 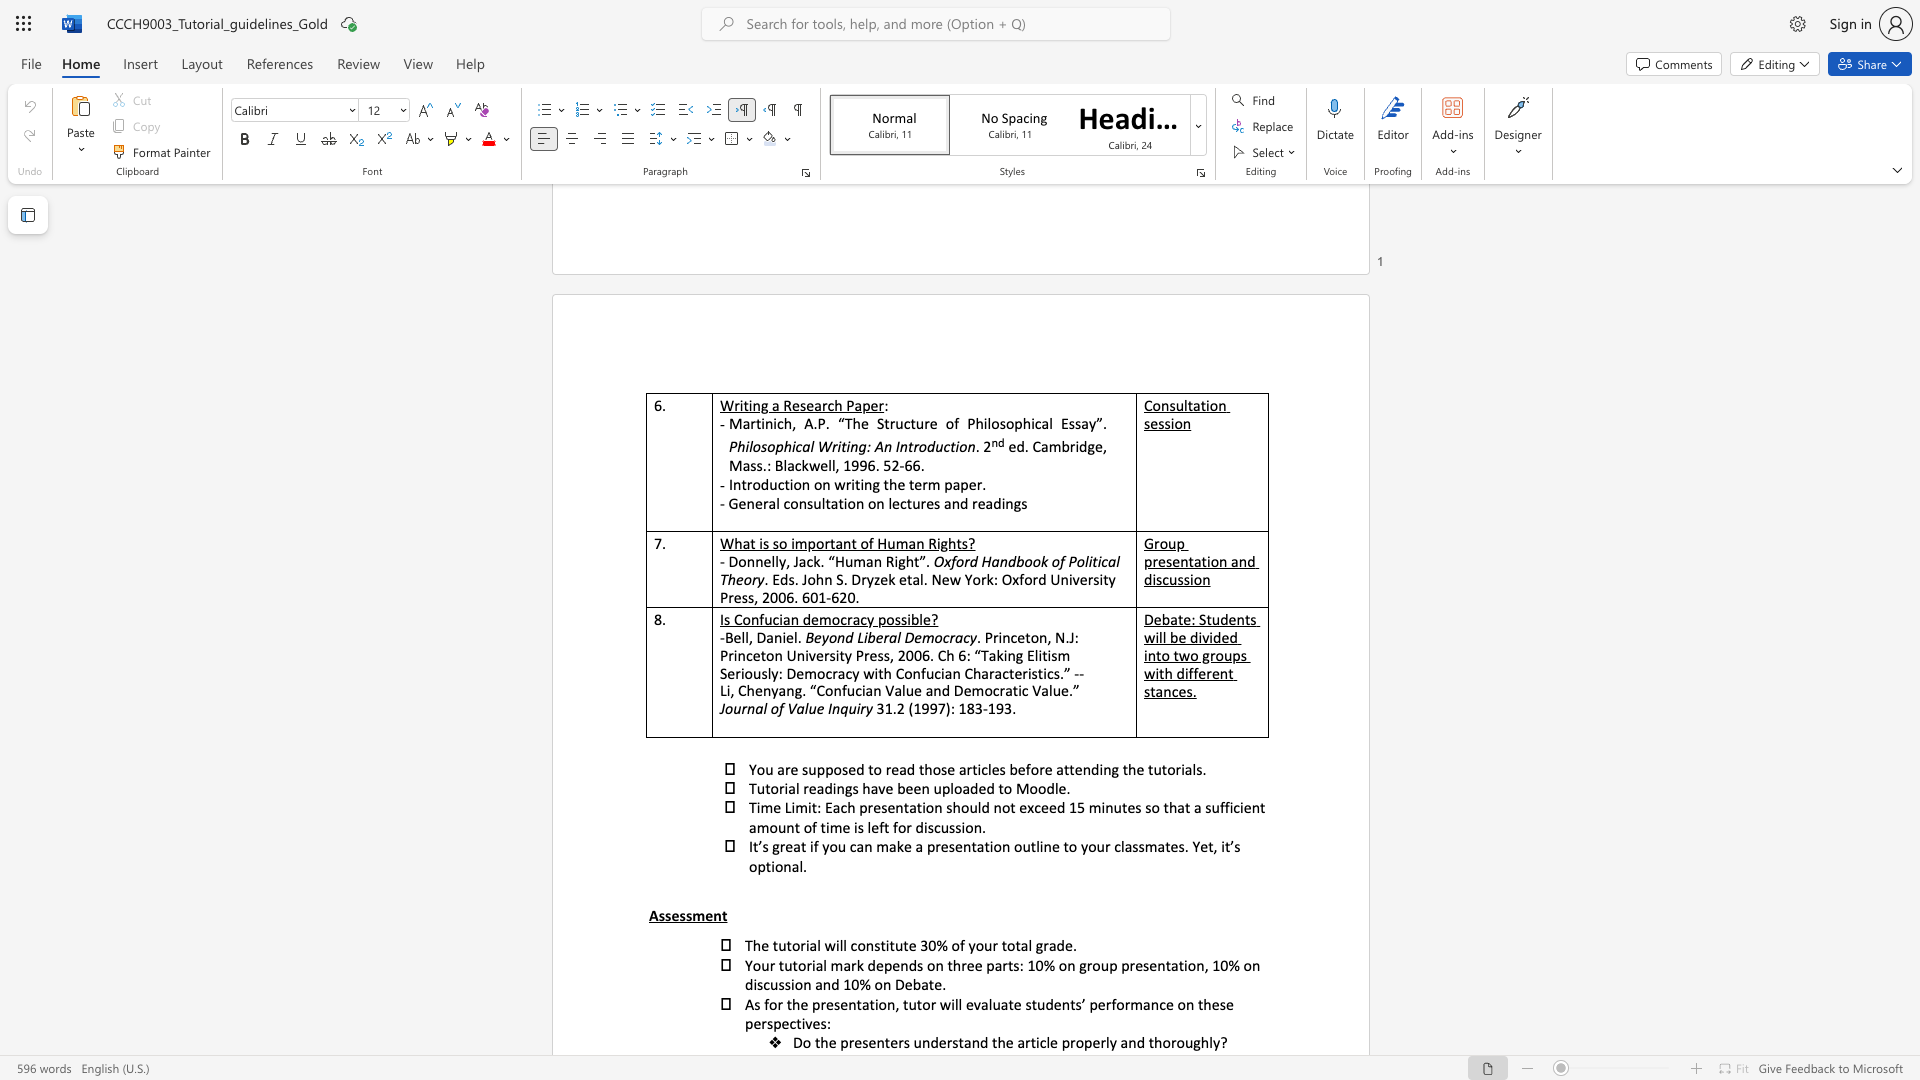 I want to click on the subset text "l of Value" within the text "Journal of Value Inquiry", so click(x=762, y=707).